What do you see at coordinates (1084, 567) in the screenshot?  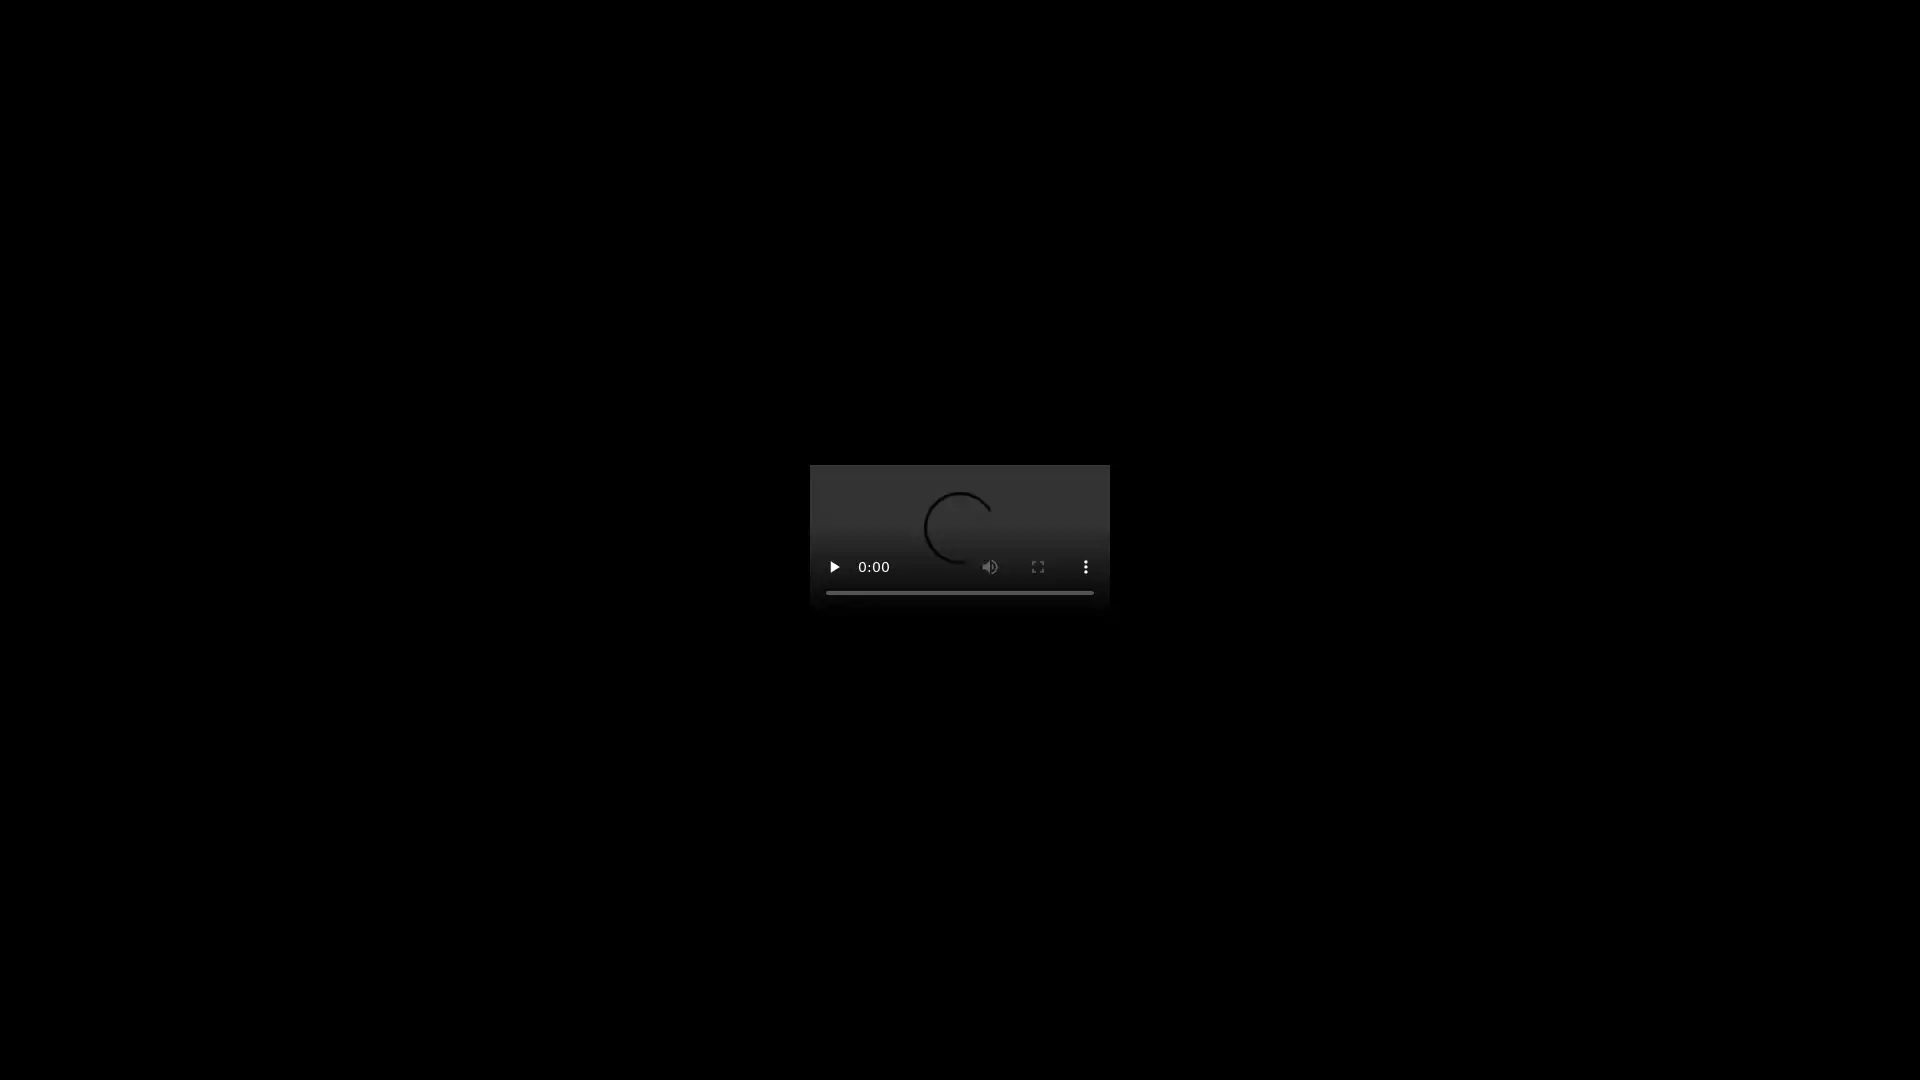 I see `show more media controls` at bounding box center [1084, 567].